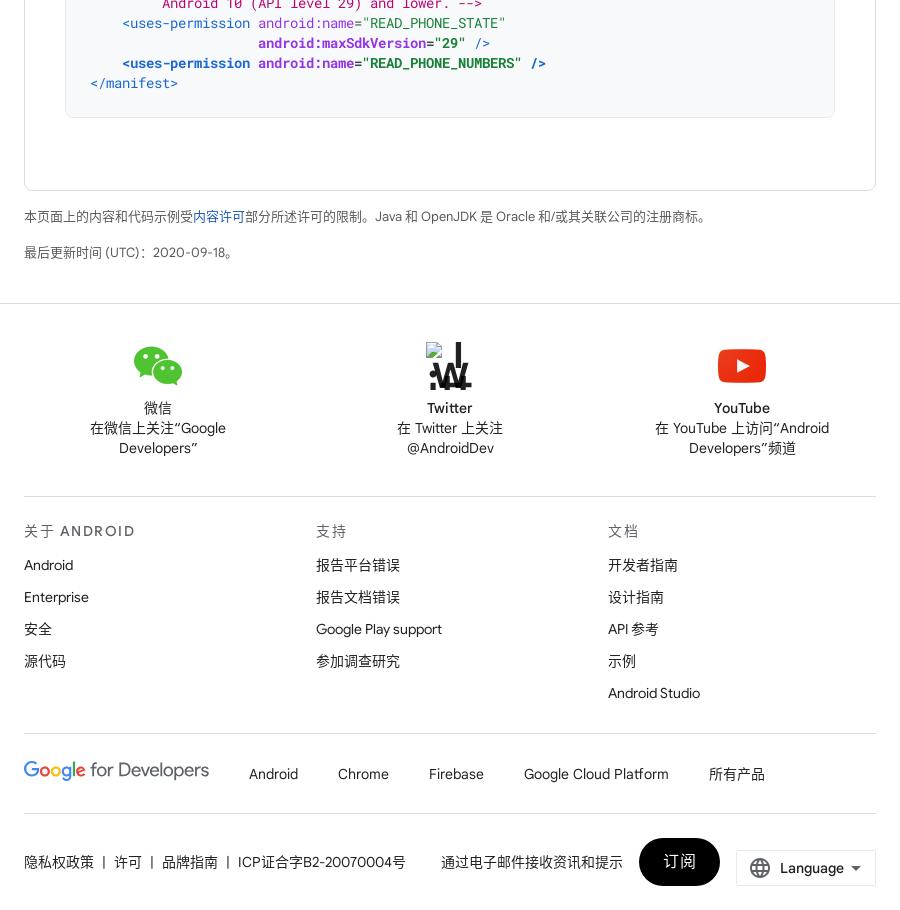 The image size is (900, 910). Describe the element at coordinates (740, 437) in the screenshot. I see `'在 YouTube 上访问“Android Developers”频道'` at that location.